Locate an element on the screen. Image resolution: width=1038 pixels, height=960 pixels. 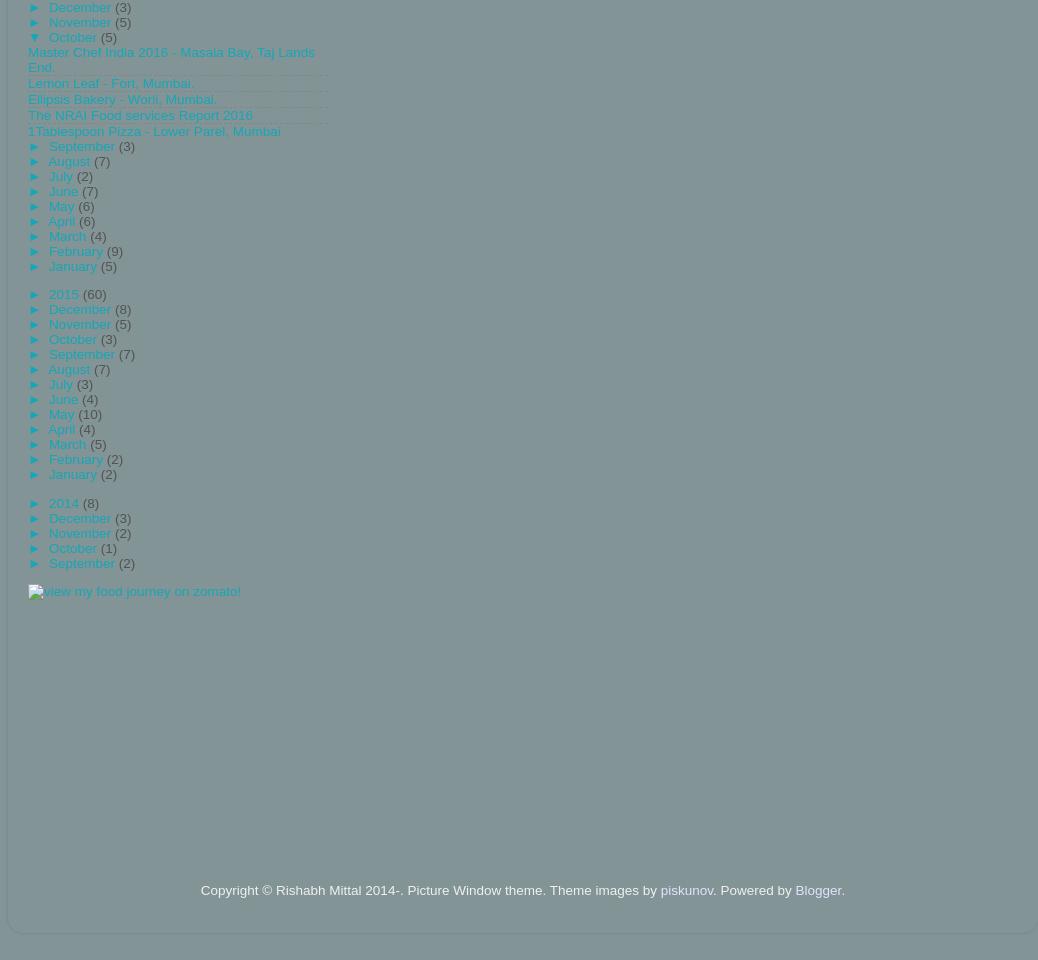
'(60)' is located at coordinates (93, 293).